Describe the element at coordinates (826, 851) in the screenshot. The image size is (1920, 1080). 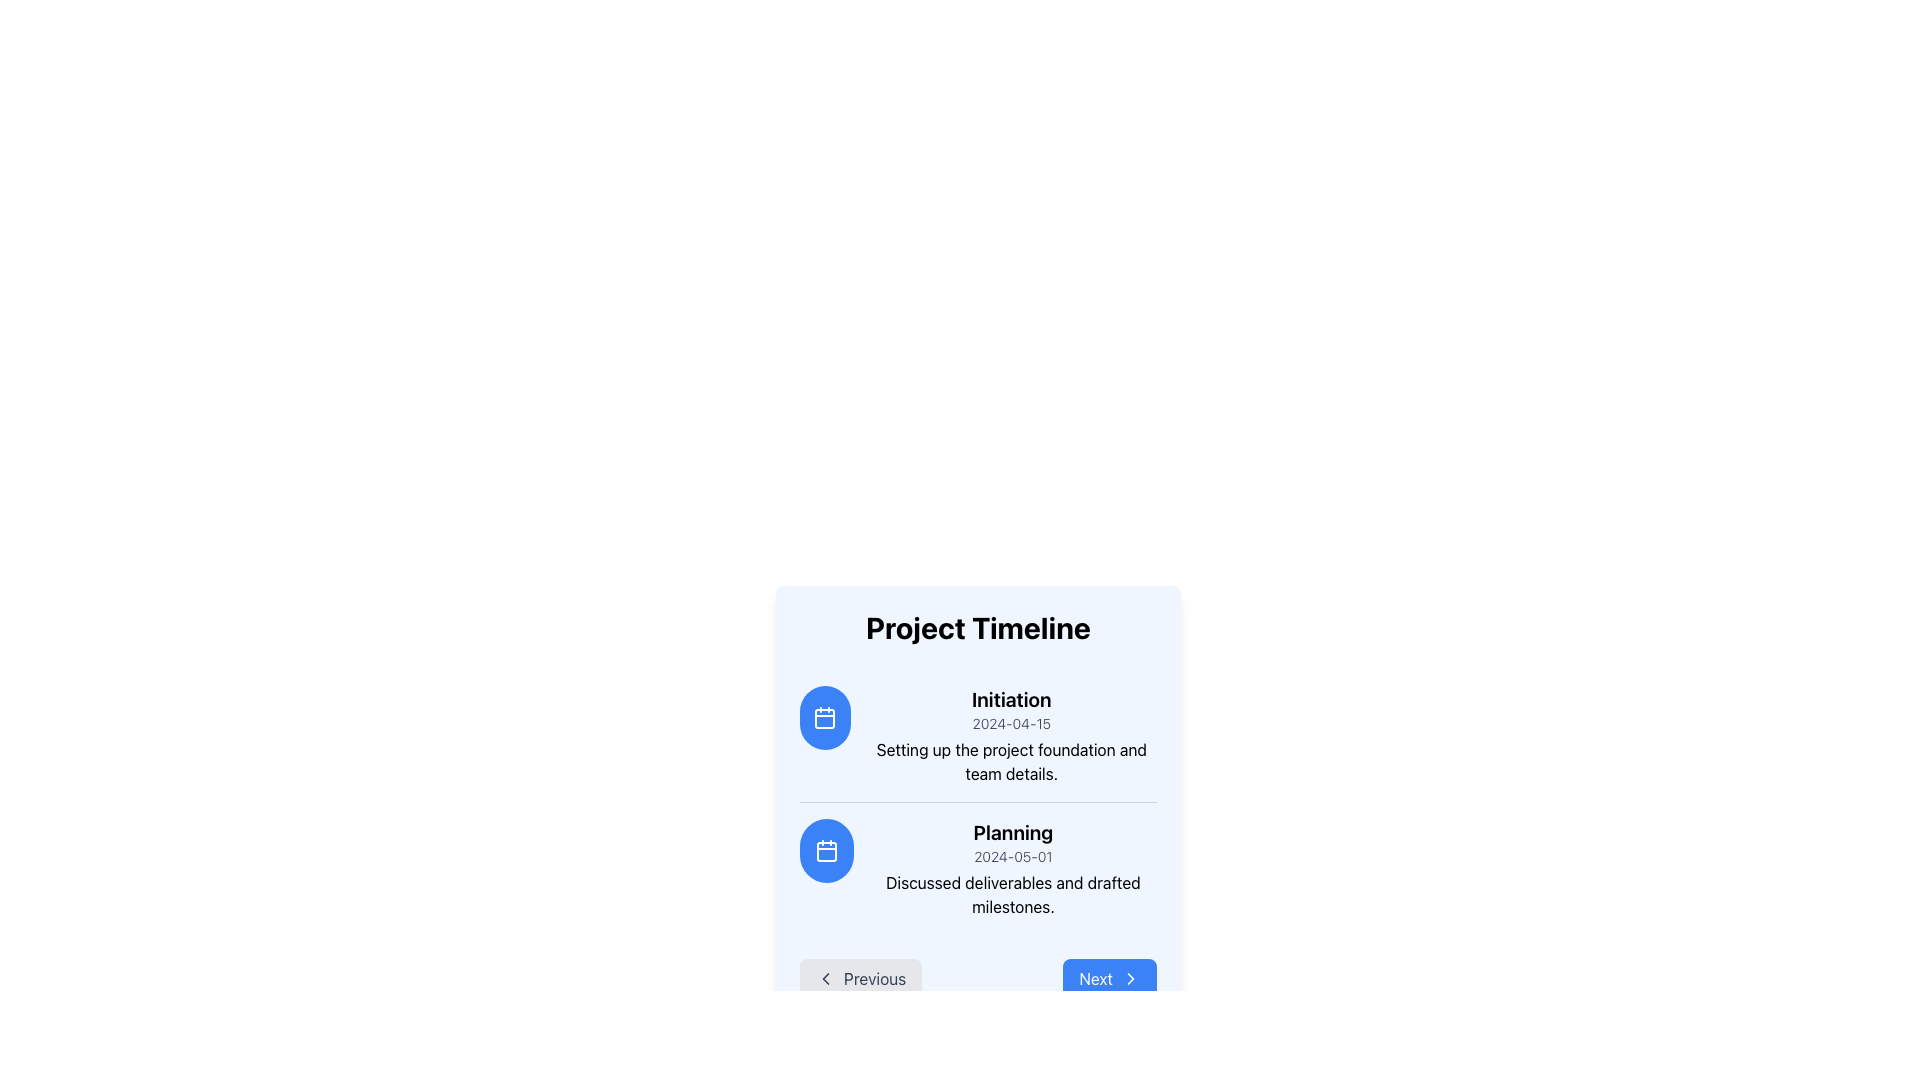
I see `the circular blue button with a white calendar icon` at that location.